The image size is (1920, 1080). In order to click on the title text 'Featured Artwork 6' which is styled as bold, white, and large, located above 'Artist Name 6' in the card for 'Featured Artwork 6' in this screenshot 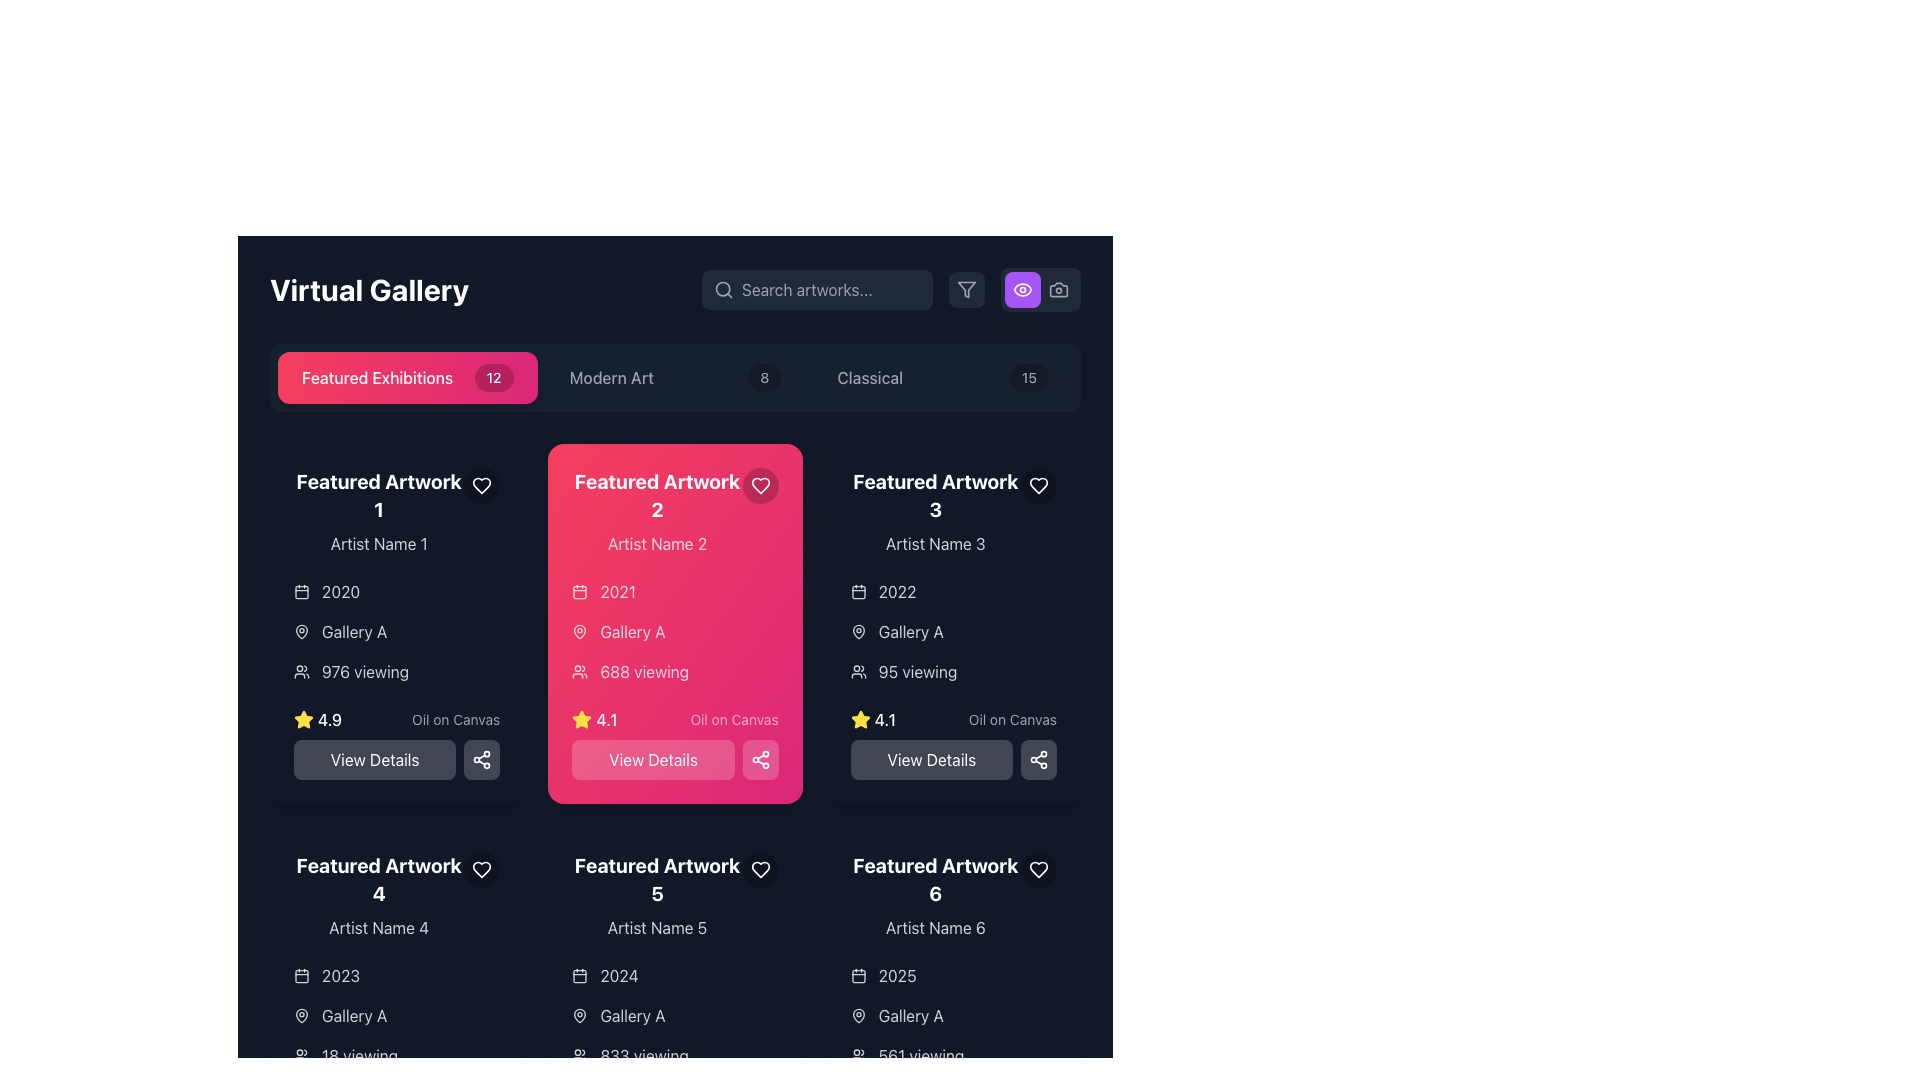, I will do `click(934, 878)`.